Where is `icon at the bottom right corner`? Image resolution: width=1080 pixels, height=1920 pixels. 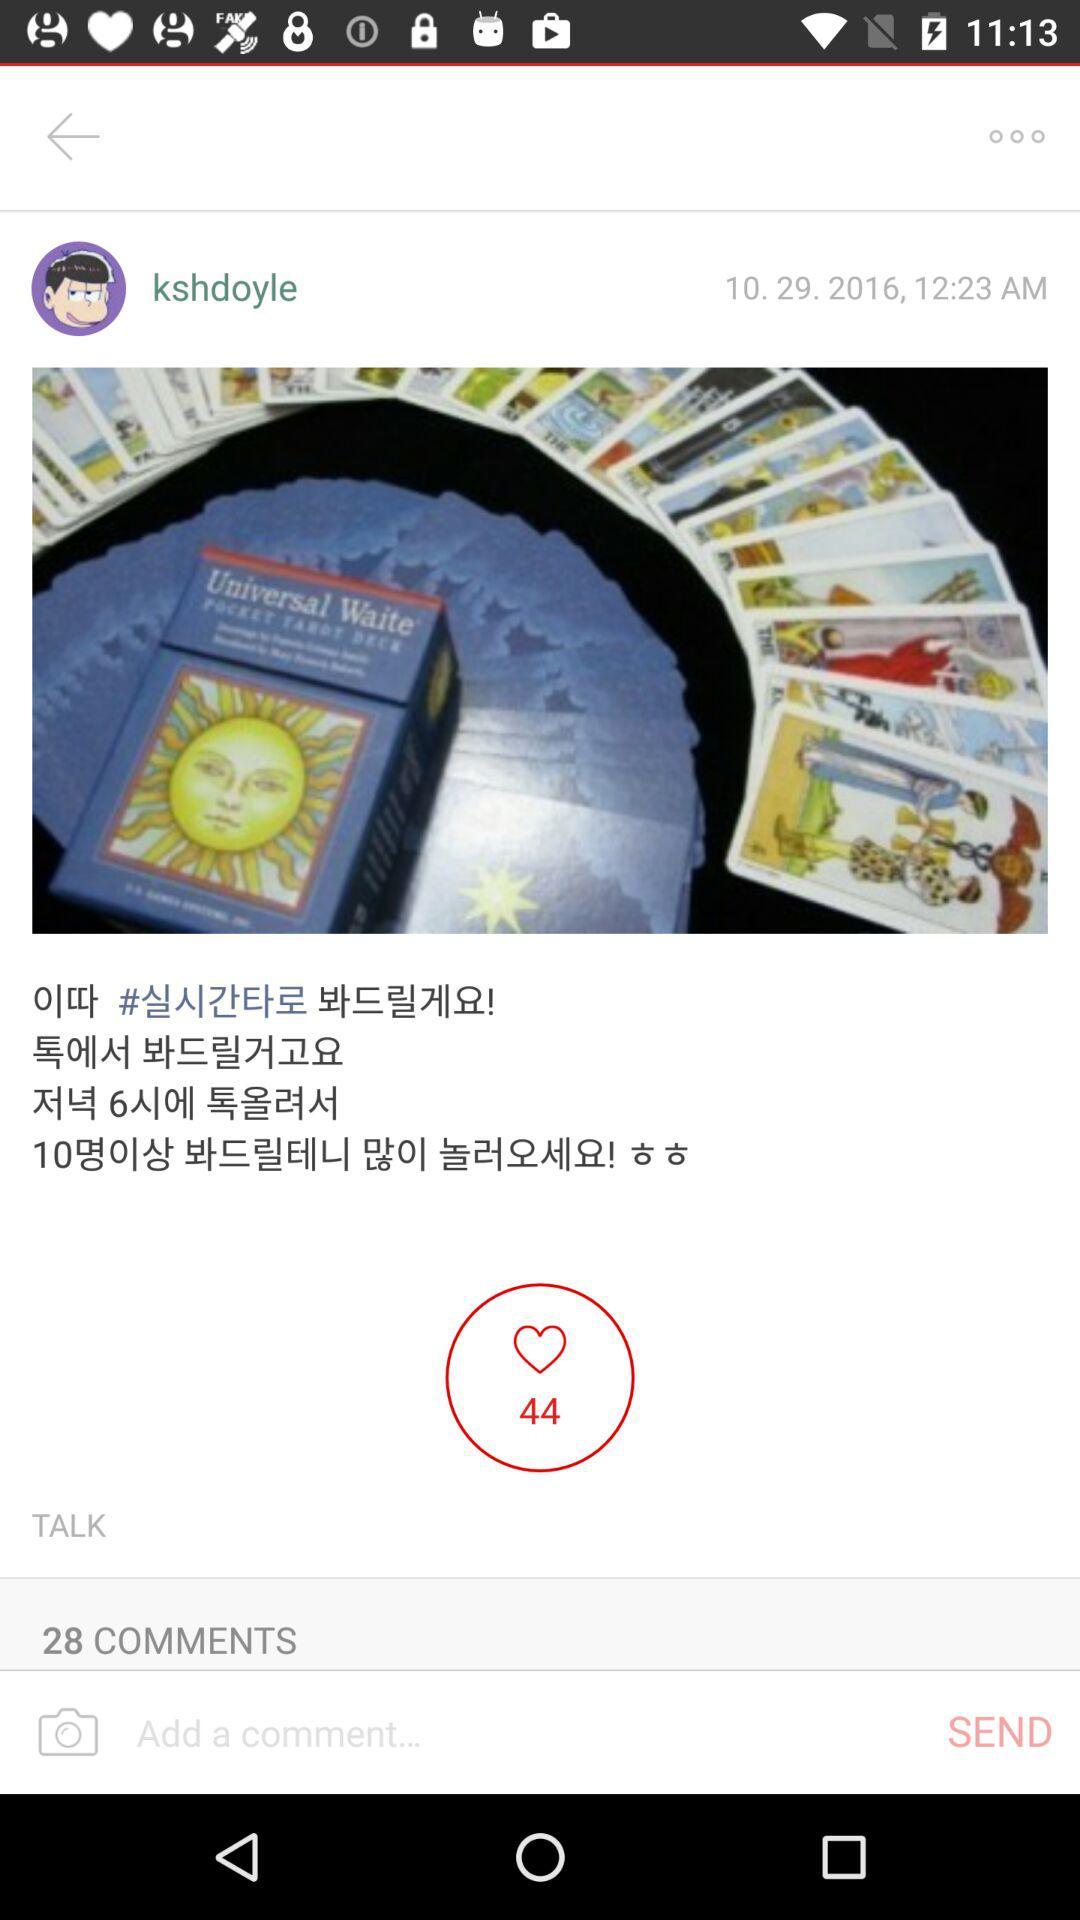
icon at the bottom right corner is located at coordinates (1000, 1729).